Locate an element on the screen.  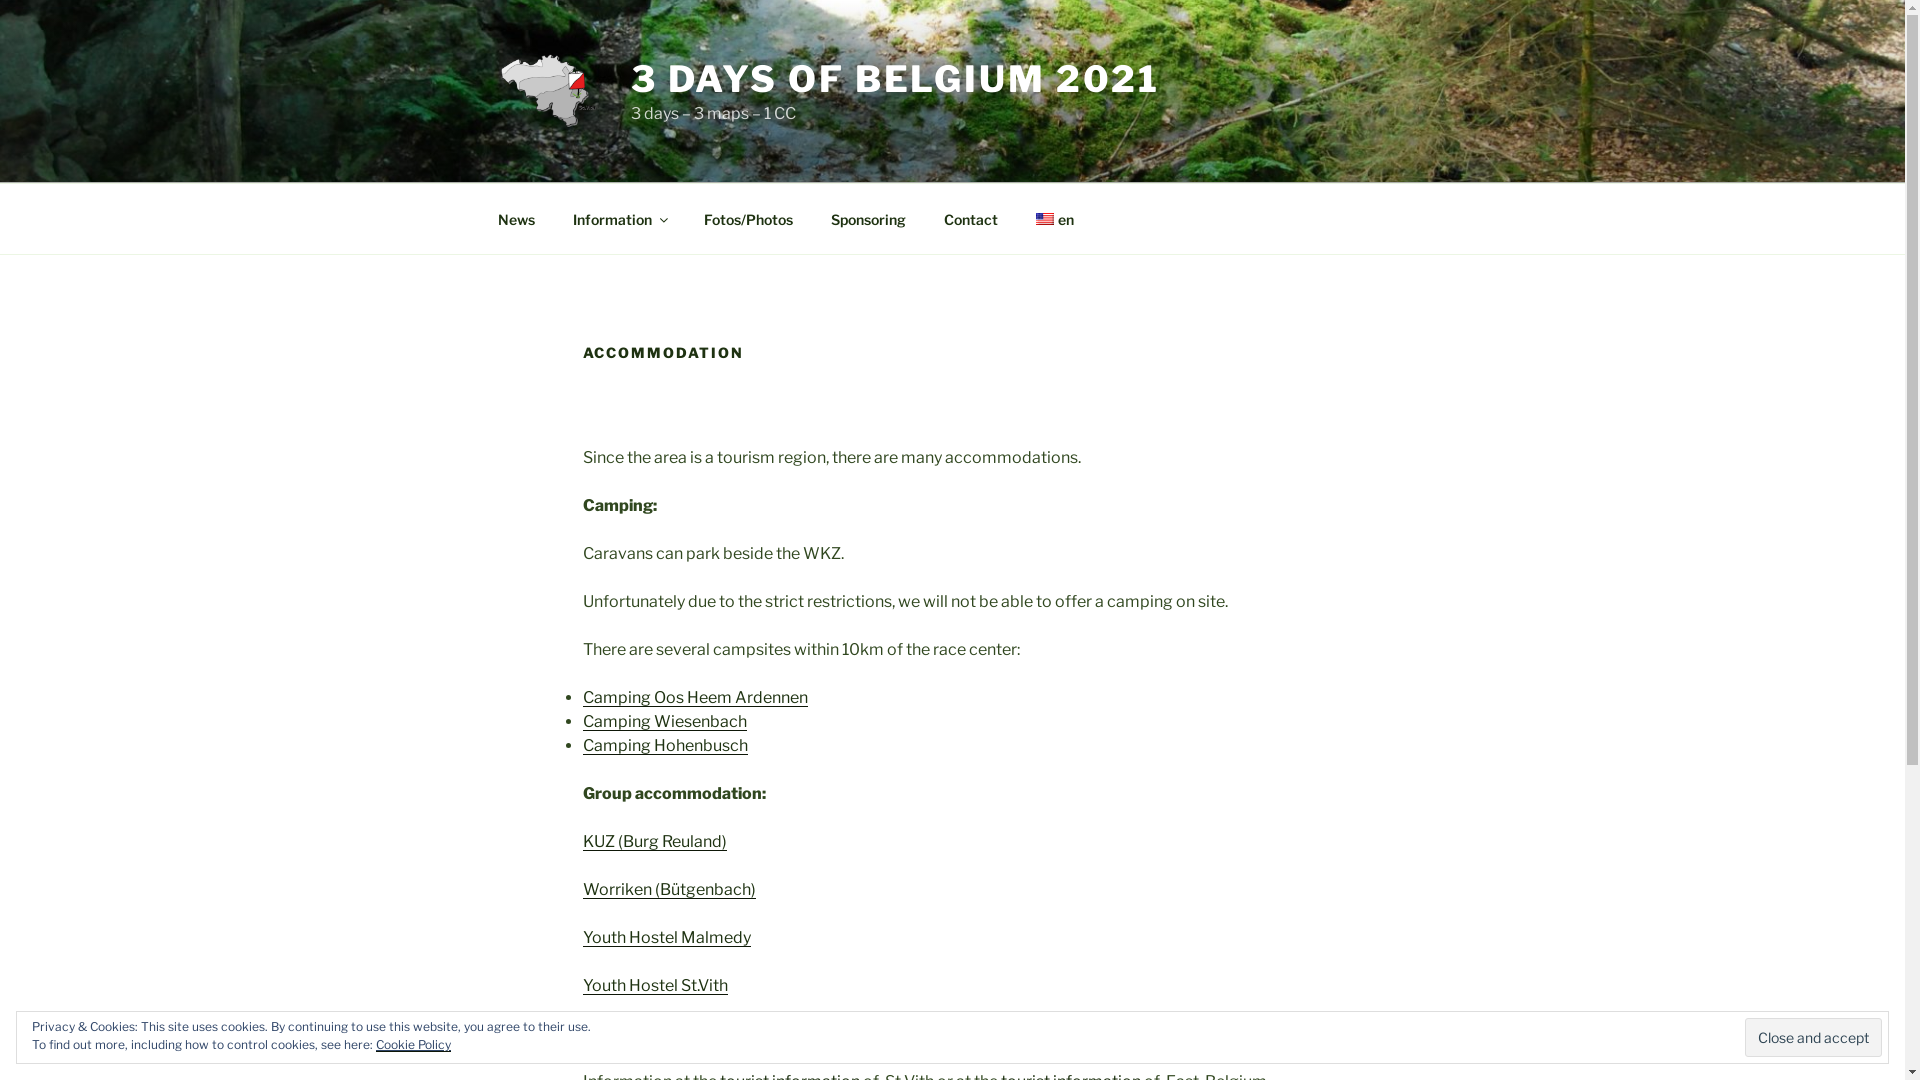
'Contact' is located at coordinates (970, 218).